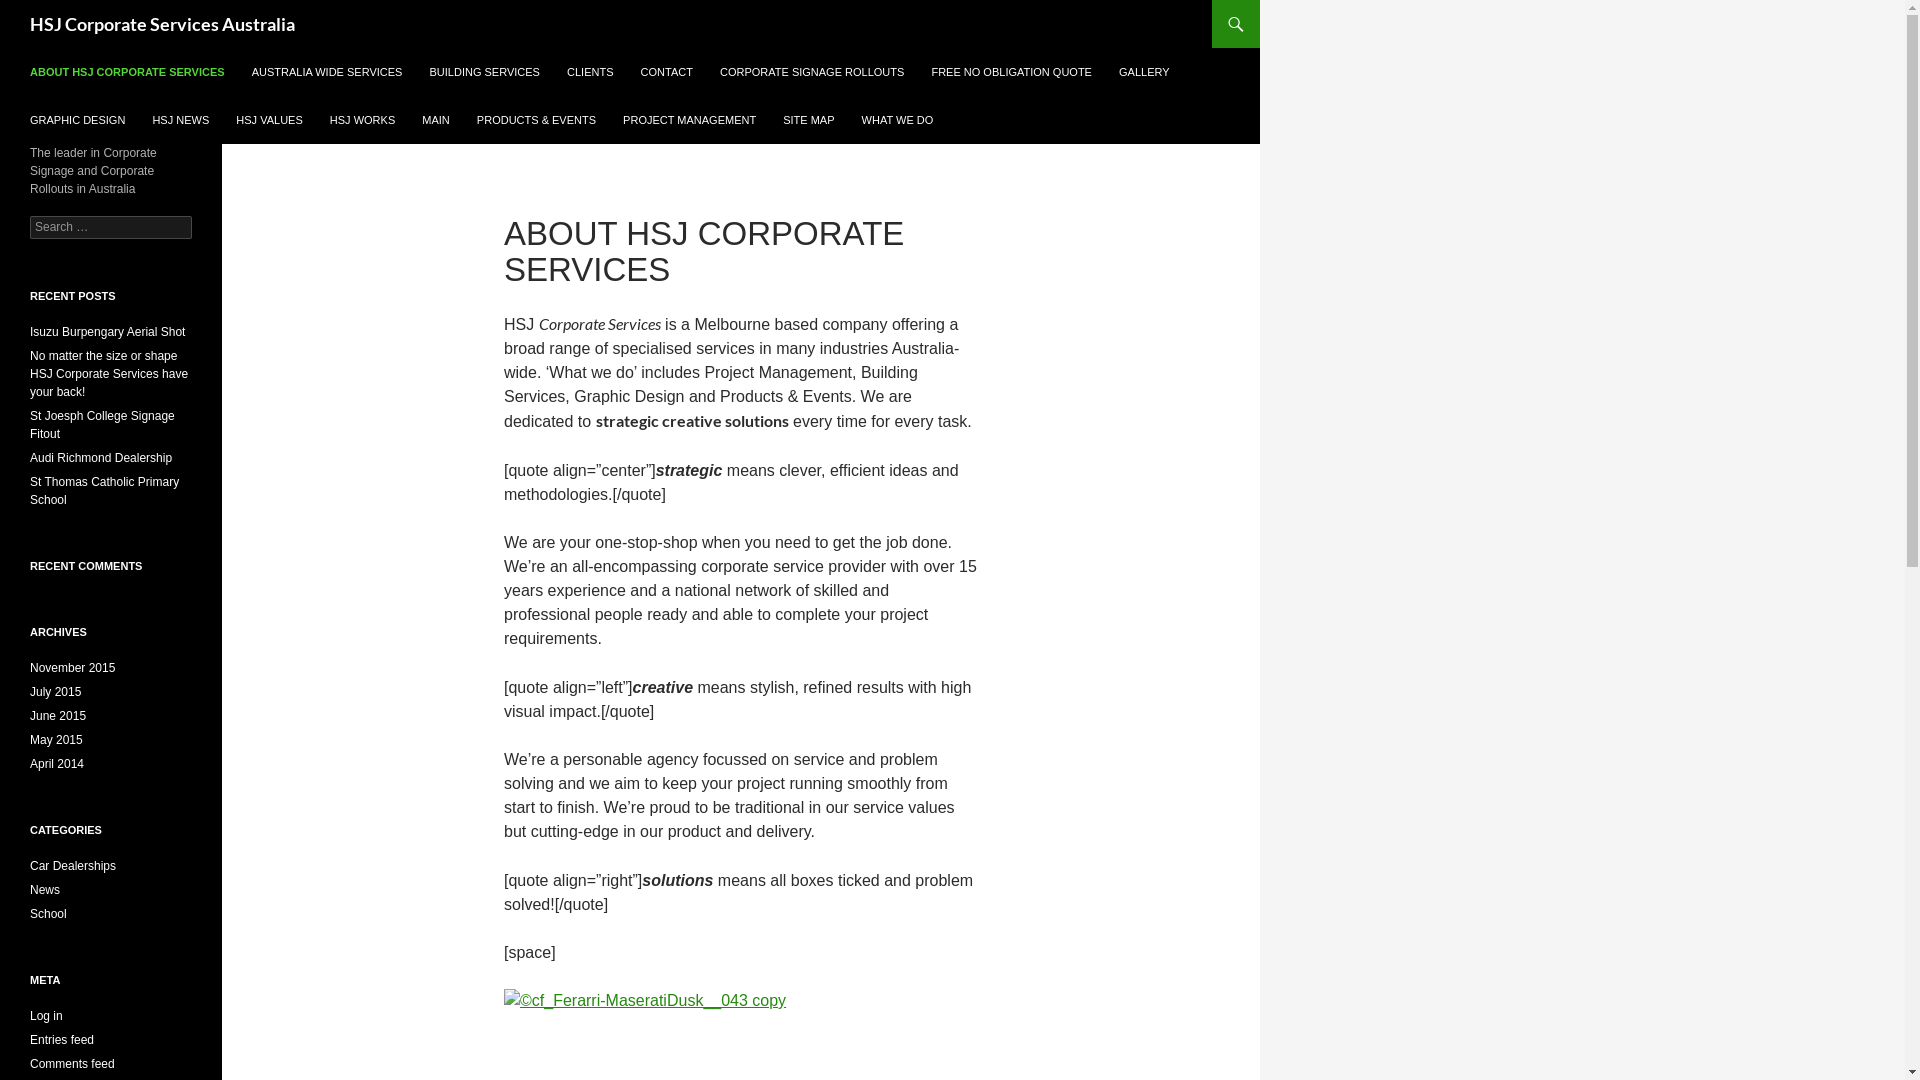 This screenshot has height=1080, width=1920. I want to click on 'CONTACT', so click(667, 71).